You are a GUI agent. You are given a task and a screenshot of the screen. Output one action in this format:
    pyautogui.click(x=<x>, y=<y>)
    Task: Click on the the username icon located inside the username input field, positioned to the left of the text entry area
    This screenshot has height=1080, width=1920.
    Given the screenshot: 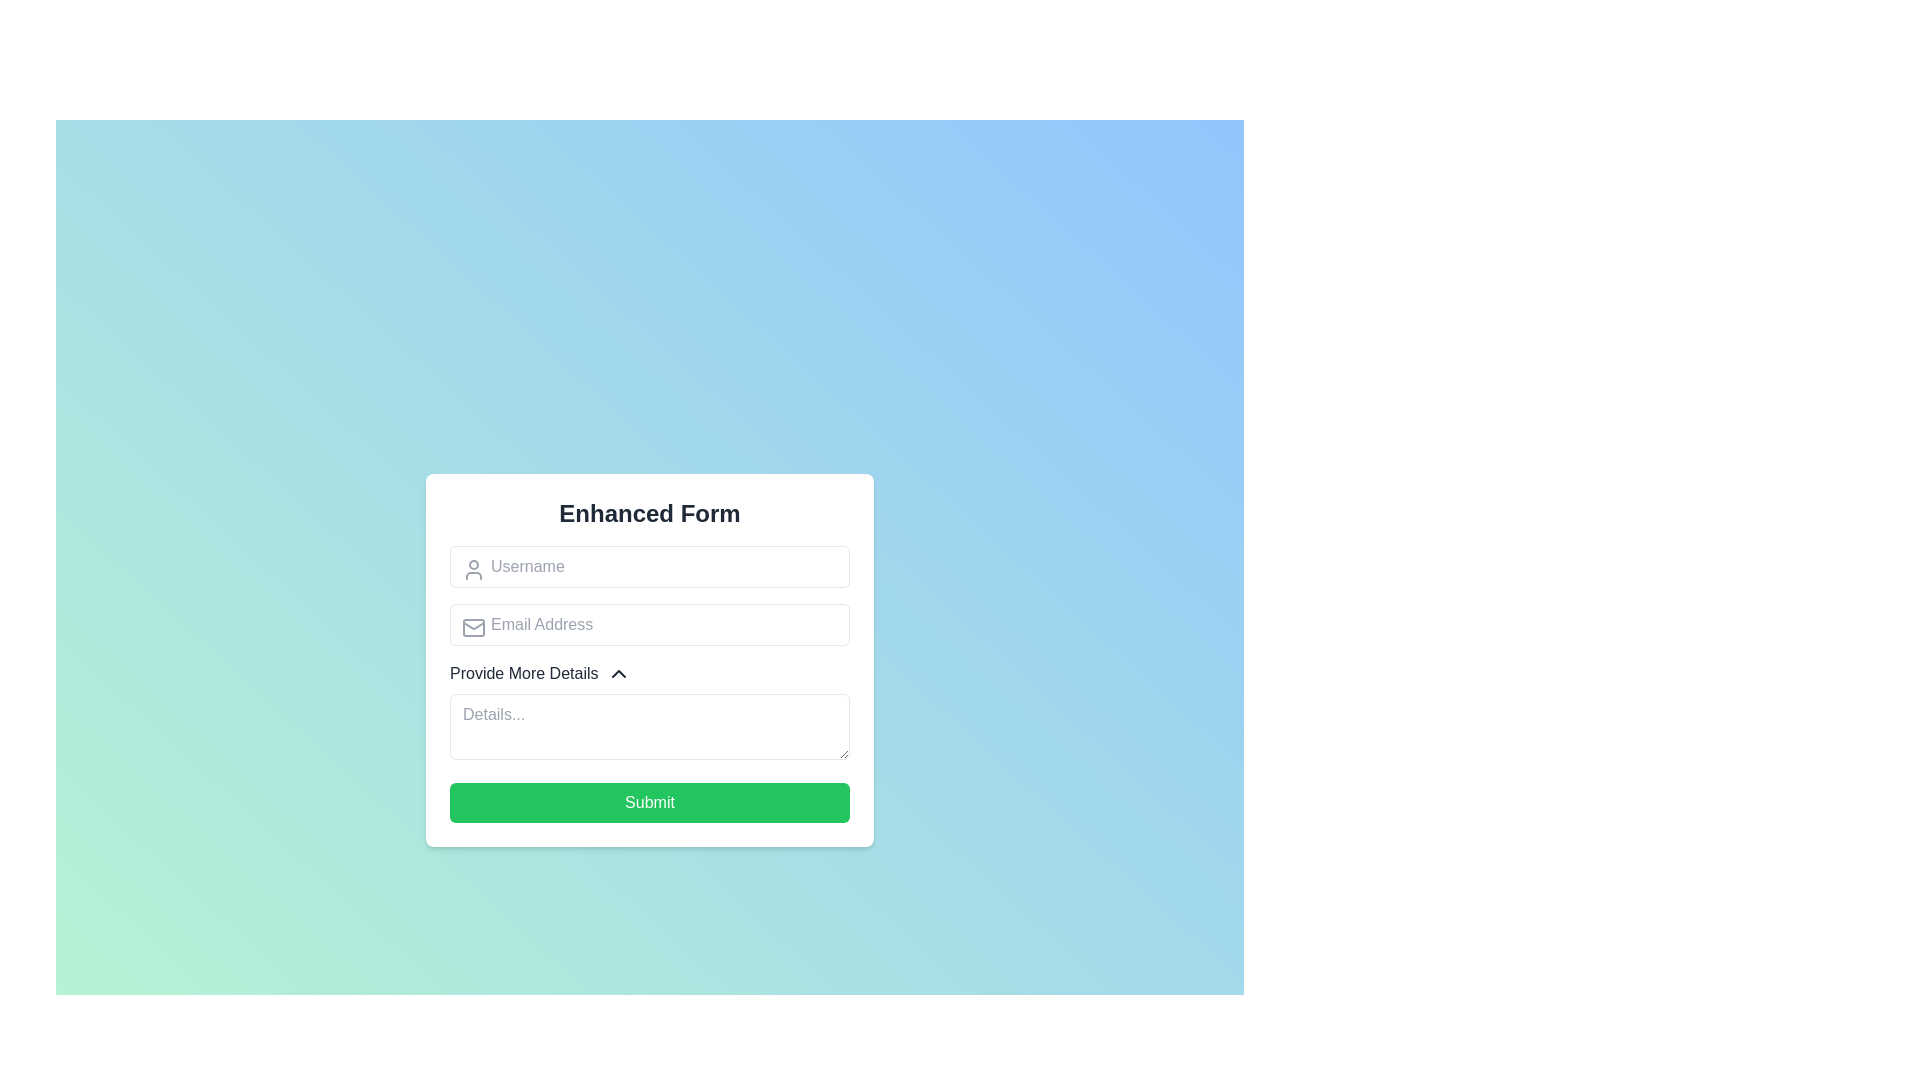 What is the action you would take?
    pyautogui.click(x=473, y=569)
    